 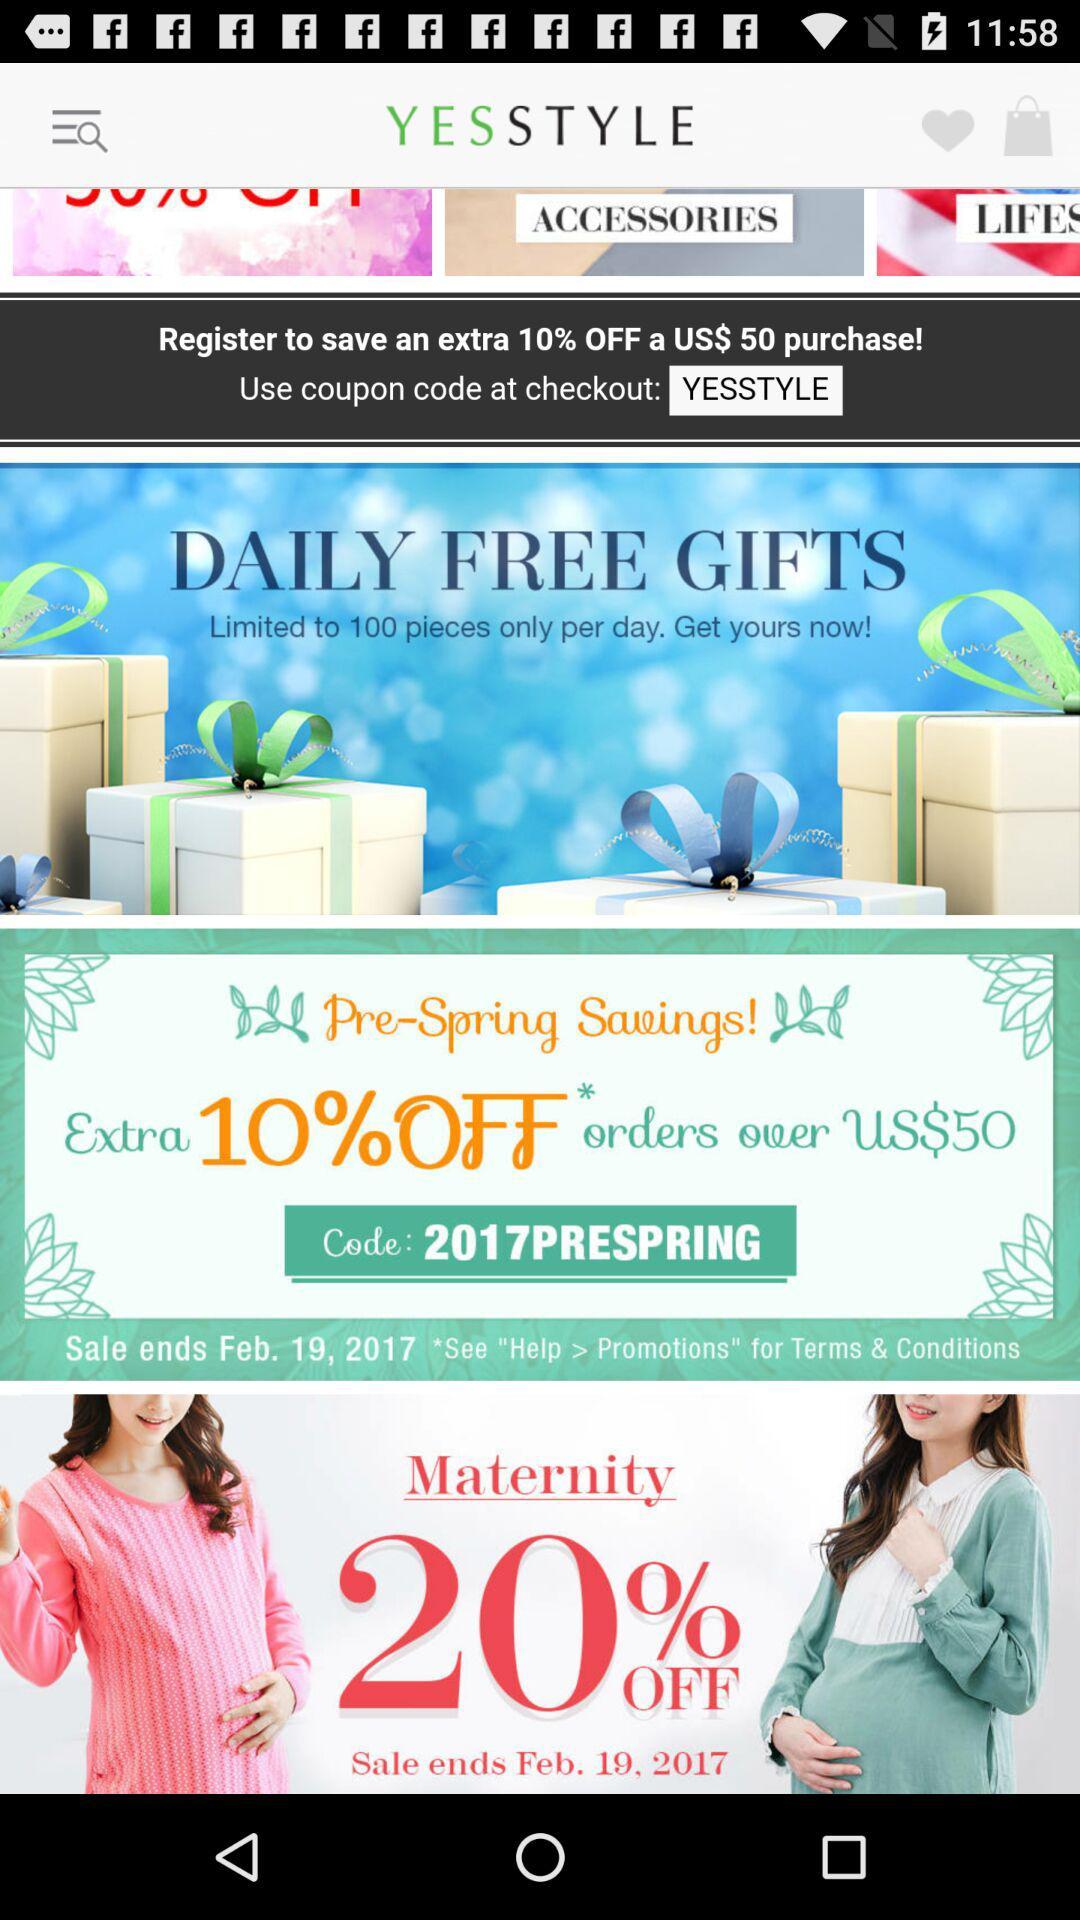 What do you see at coordinates (648, 232) in the screenshot?
I see `open new page` at bounding box center [648, 232].